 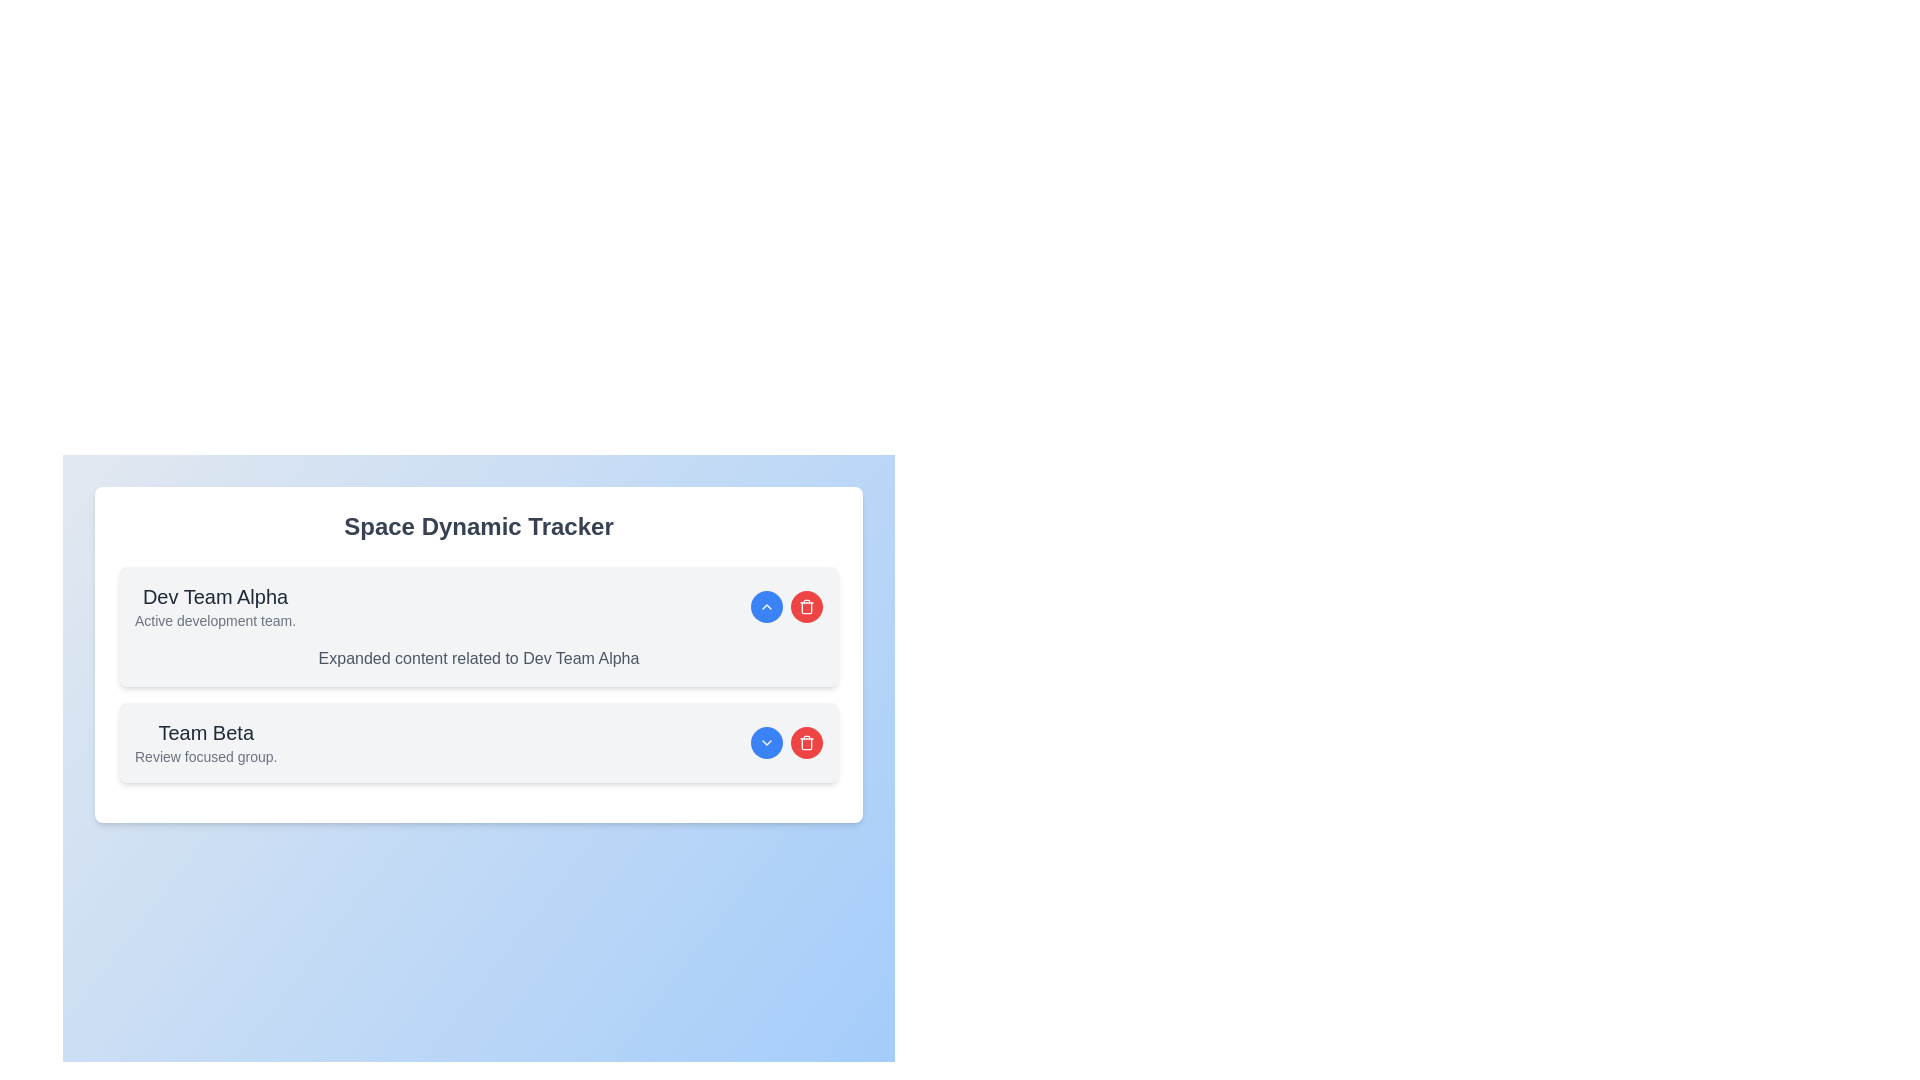 I want to click on the label reading 'Review focused group.' which is styled with a smaller font size and gray color, located below the heading 'Team Beta.', so click(x=206, y=756).